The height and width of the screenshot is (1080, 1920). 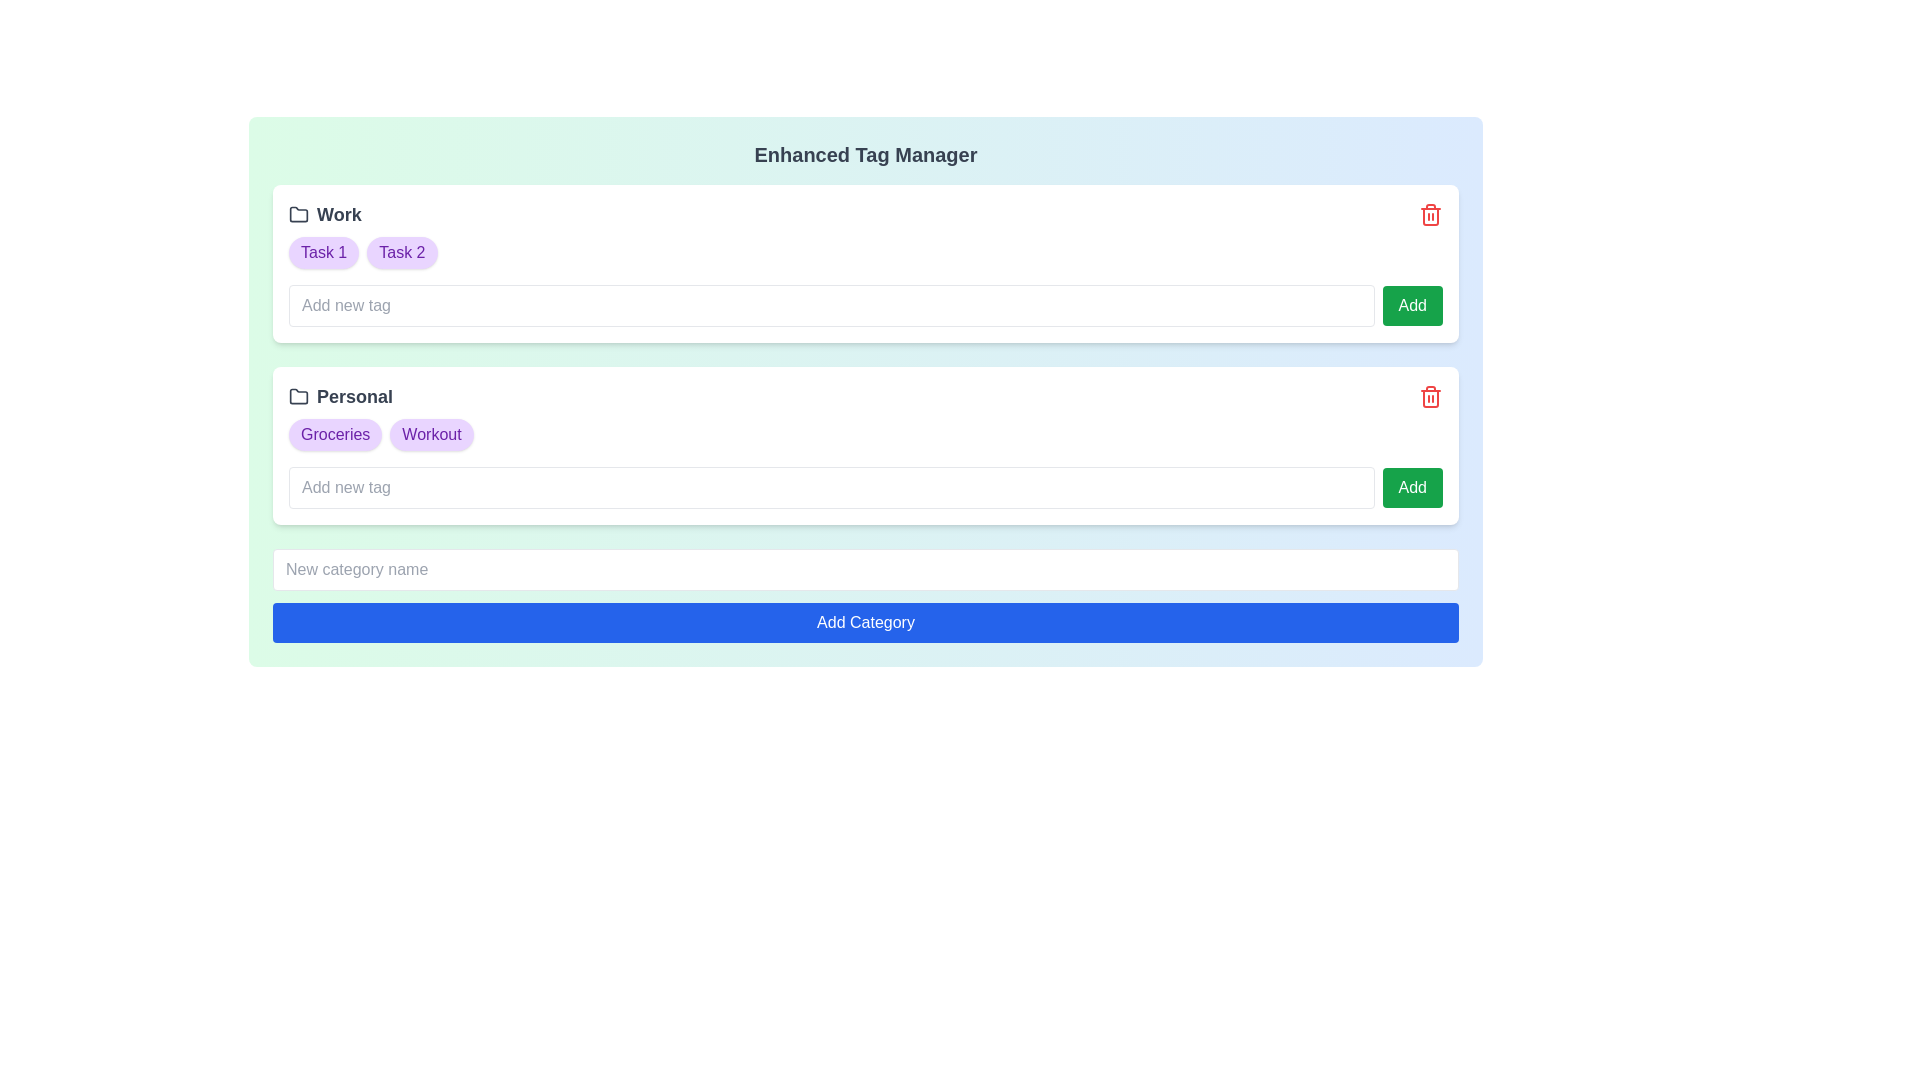 I want to click on the 'Add Category' button, which is a vibrant blue rectangular button with white text, located at the bottom of the form section, so click(x=865, y=622).